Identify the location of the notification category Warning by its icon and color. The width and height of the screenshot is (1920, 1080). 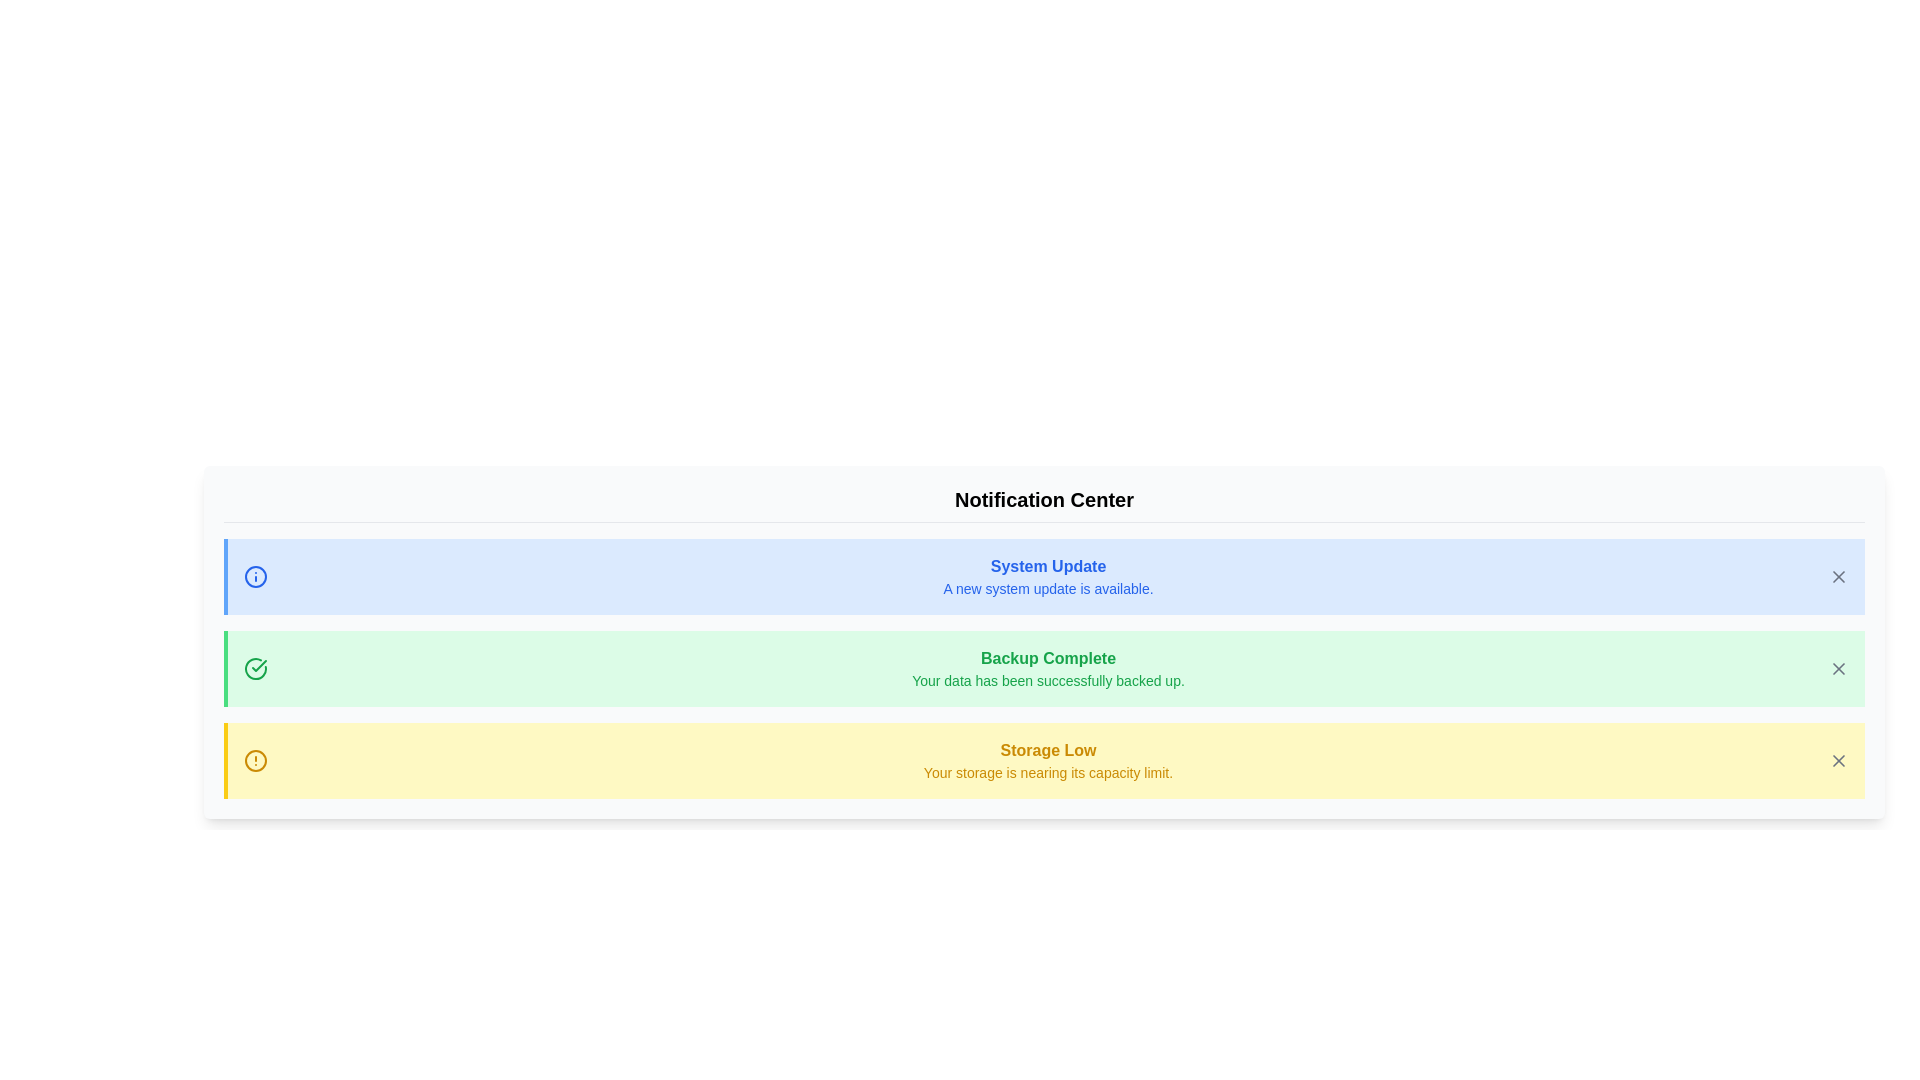
(254, 760).